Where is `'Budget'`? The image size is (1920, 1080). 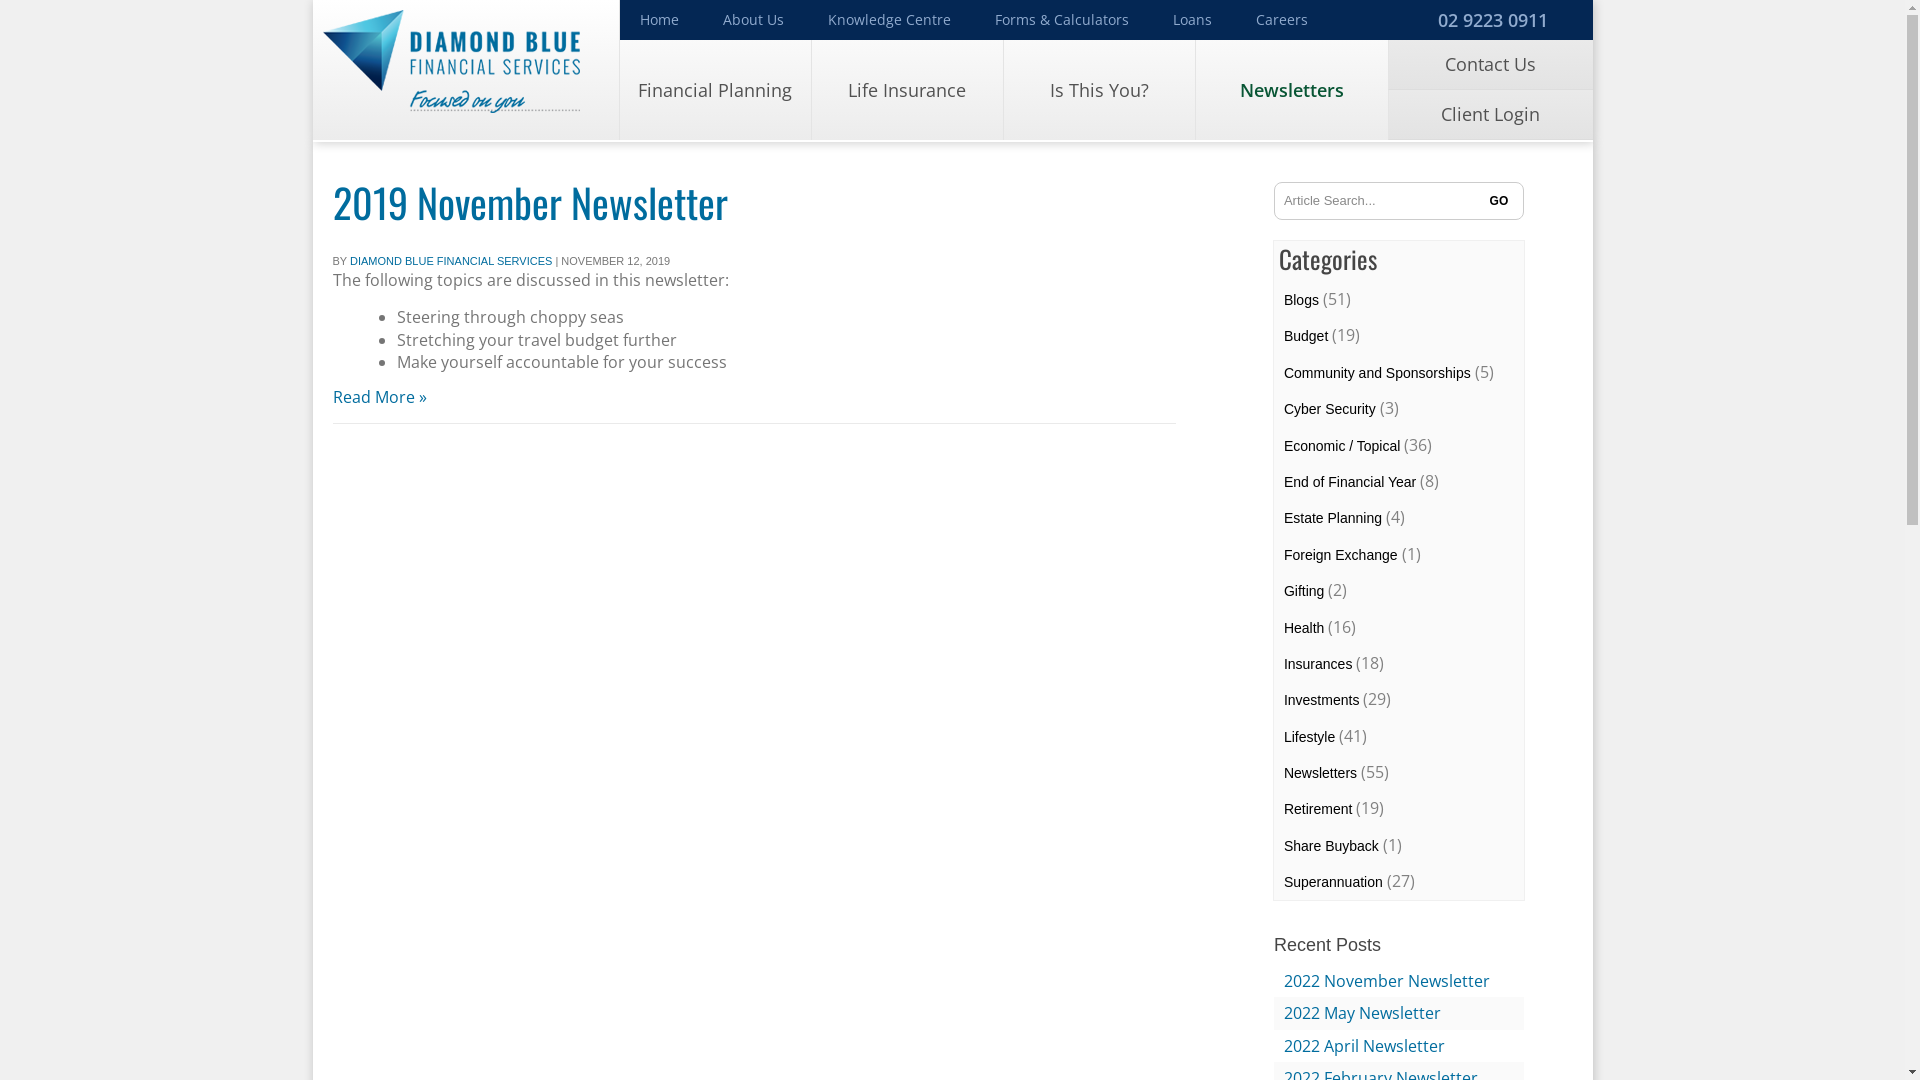
'Budget' is located at coordinates (1305, 334).